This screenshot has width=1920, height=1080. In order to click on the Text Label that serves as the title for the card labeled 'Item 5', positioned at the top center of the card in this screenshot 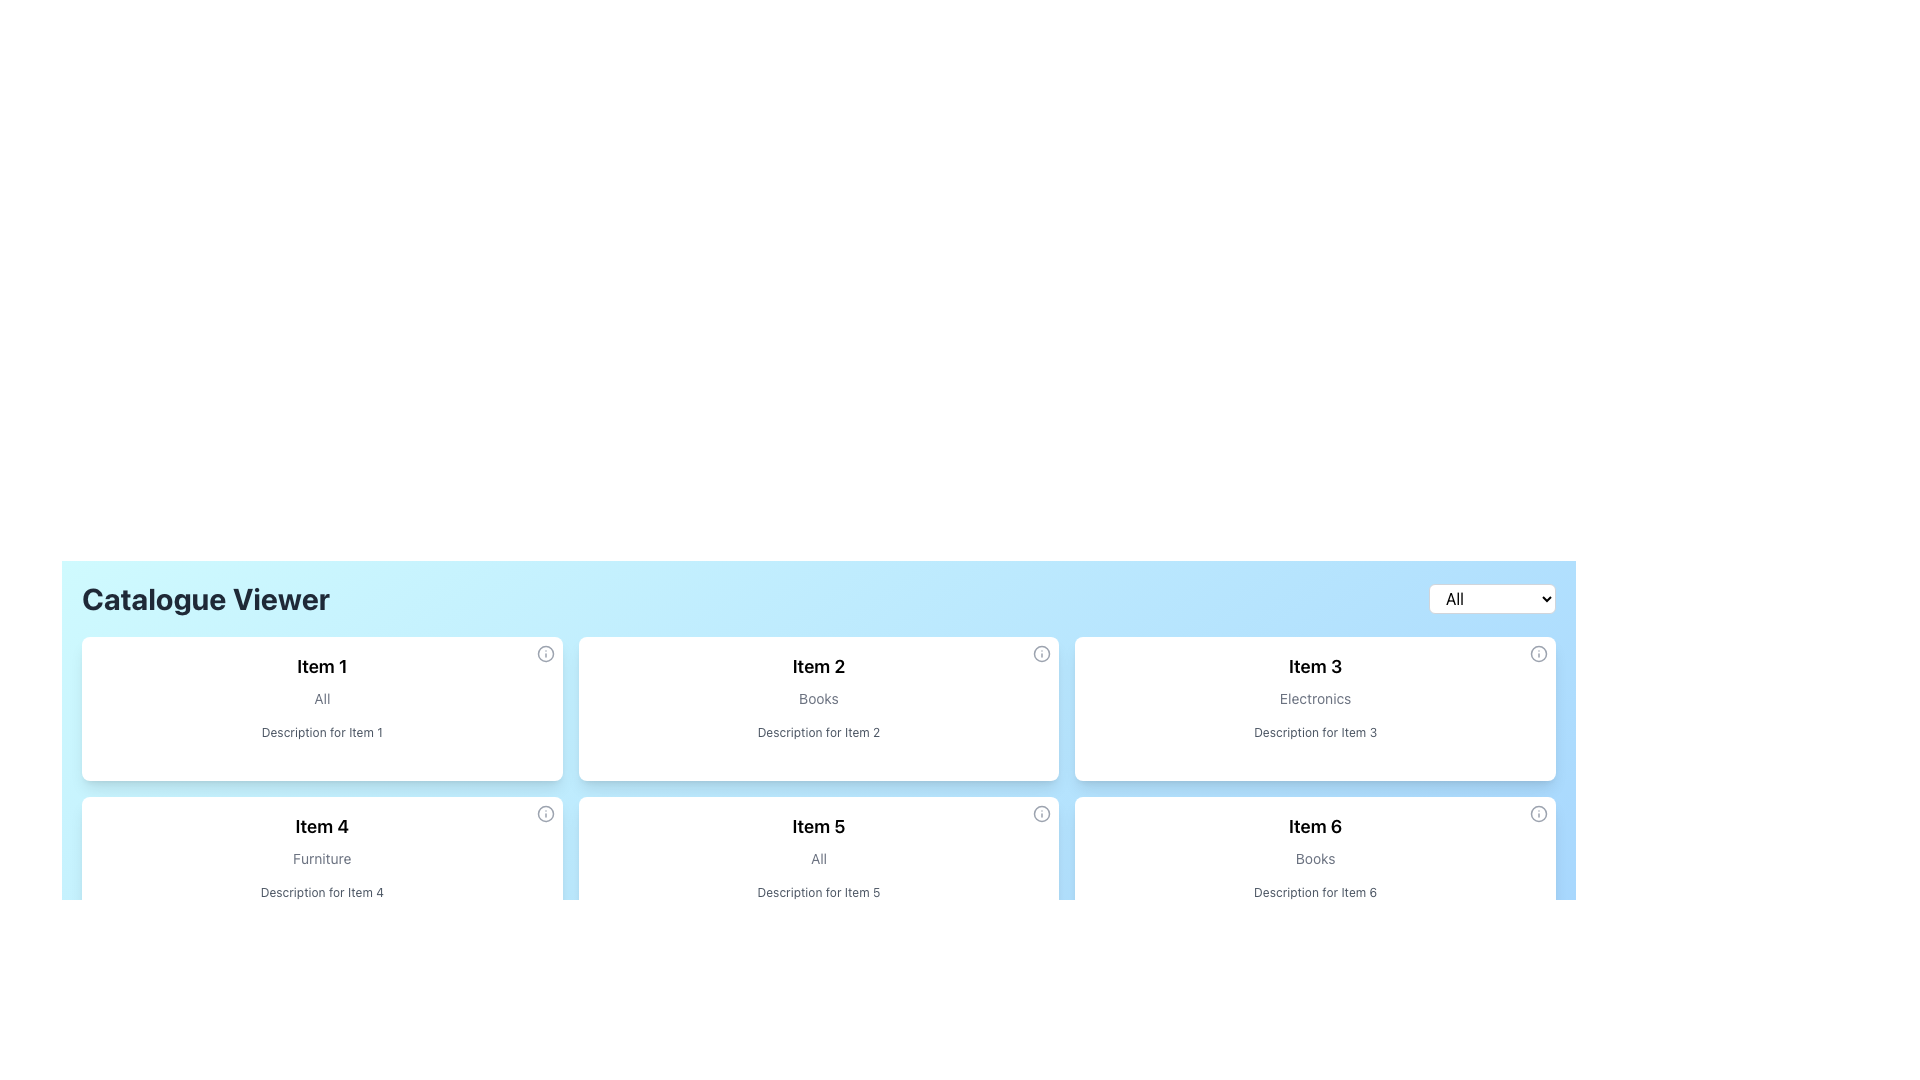, I will do `click(819, 826)`.